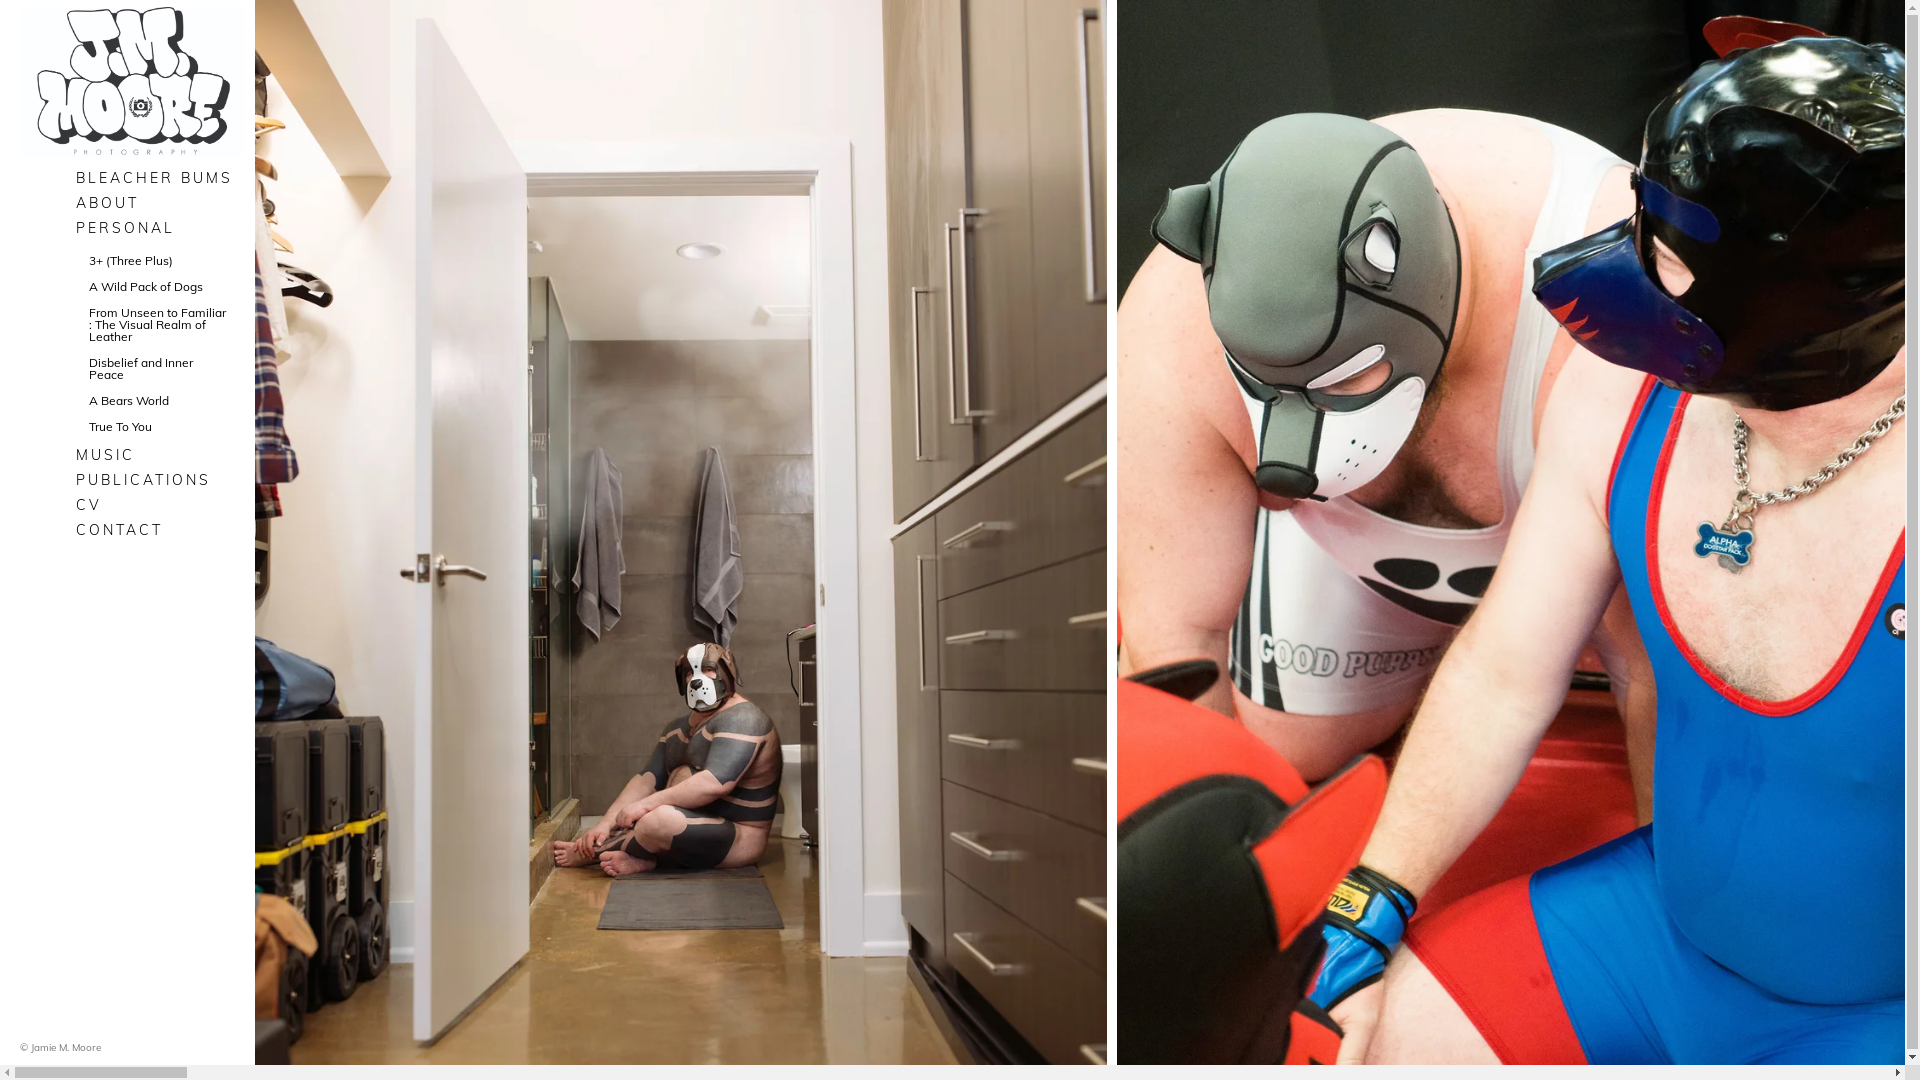  What do you see at coordinates (156, 176) in the screenshot?
I see `'BLEACHER BUMS'` at bounding box center [156, 176].